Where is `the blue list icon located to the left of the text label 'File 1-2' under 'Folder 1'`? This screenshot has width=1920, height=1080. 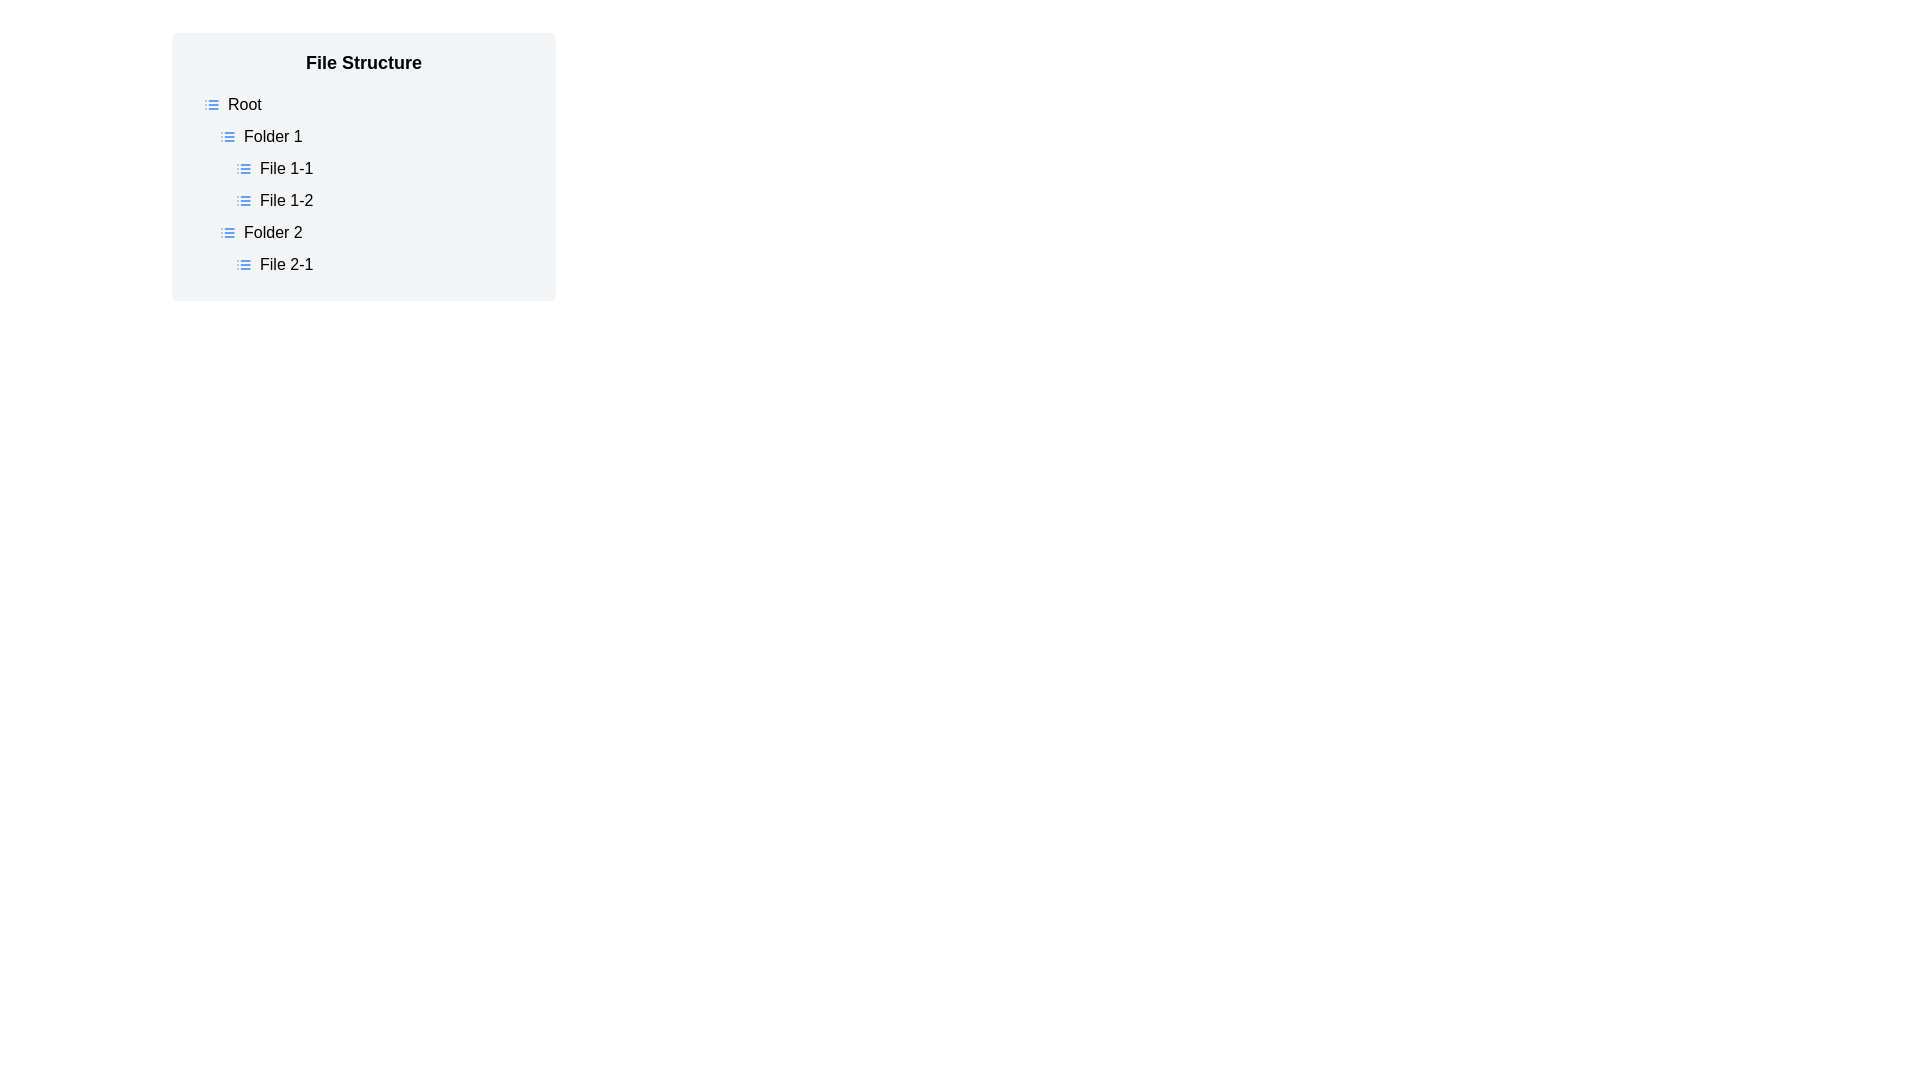
the blue list icon located to the left of the text label 'File 1-2' under 'Folder 1' is located at coordinates (243, 200).